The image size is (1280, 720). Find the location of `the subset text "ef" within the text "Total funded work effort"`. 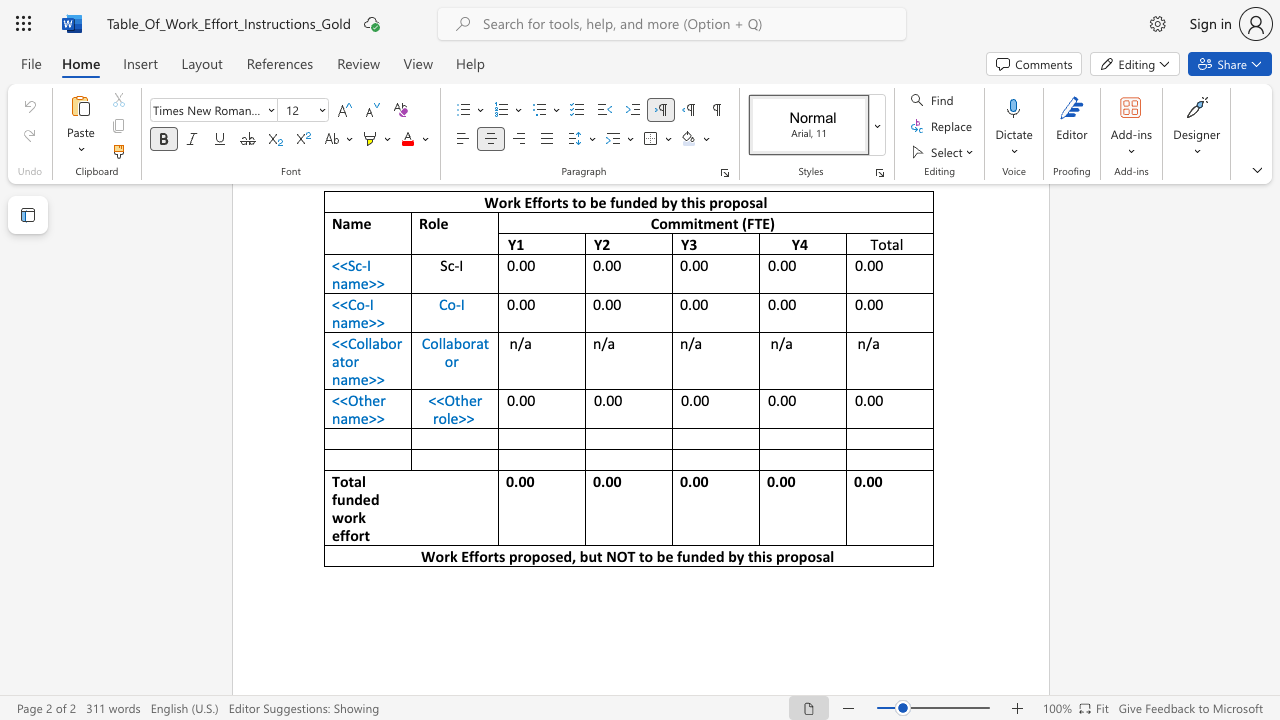

the subset text "ef" within the text "Total funded work effort" is located at coordinates (332, 534).